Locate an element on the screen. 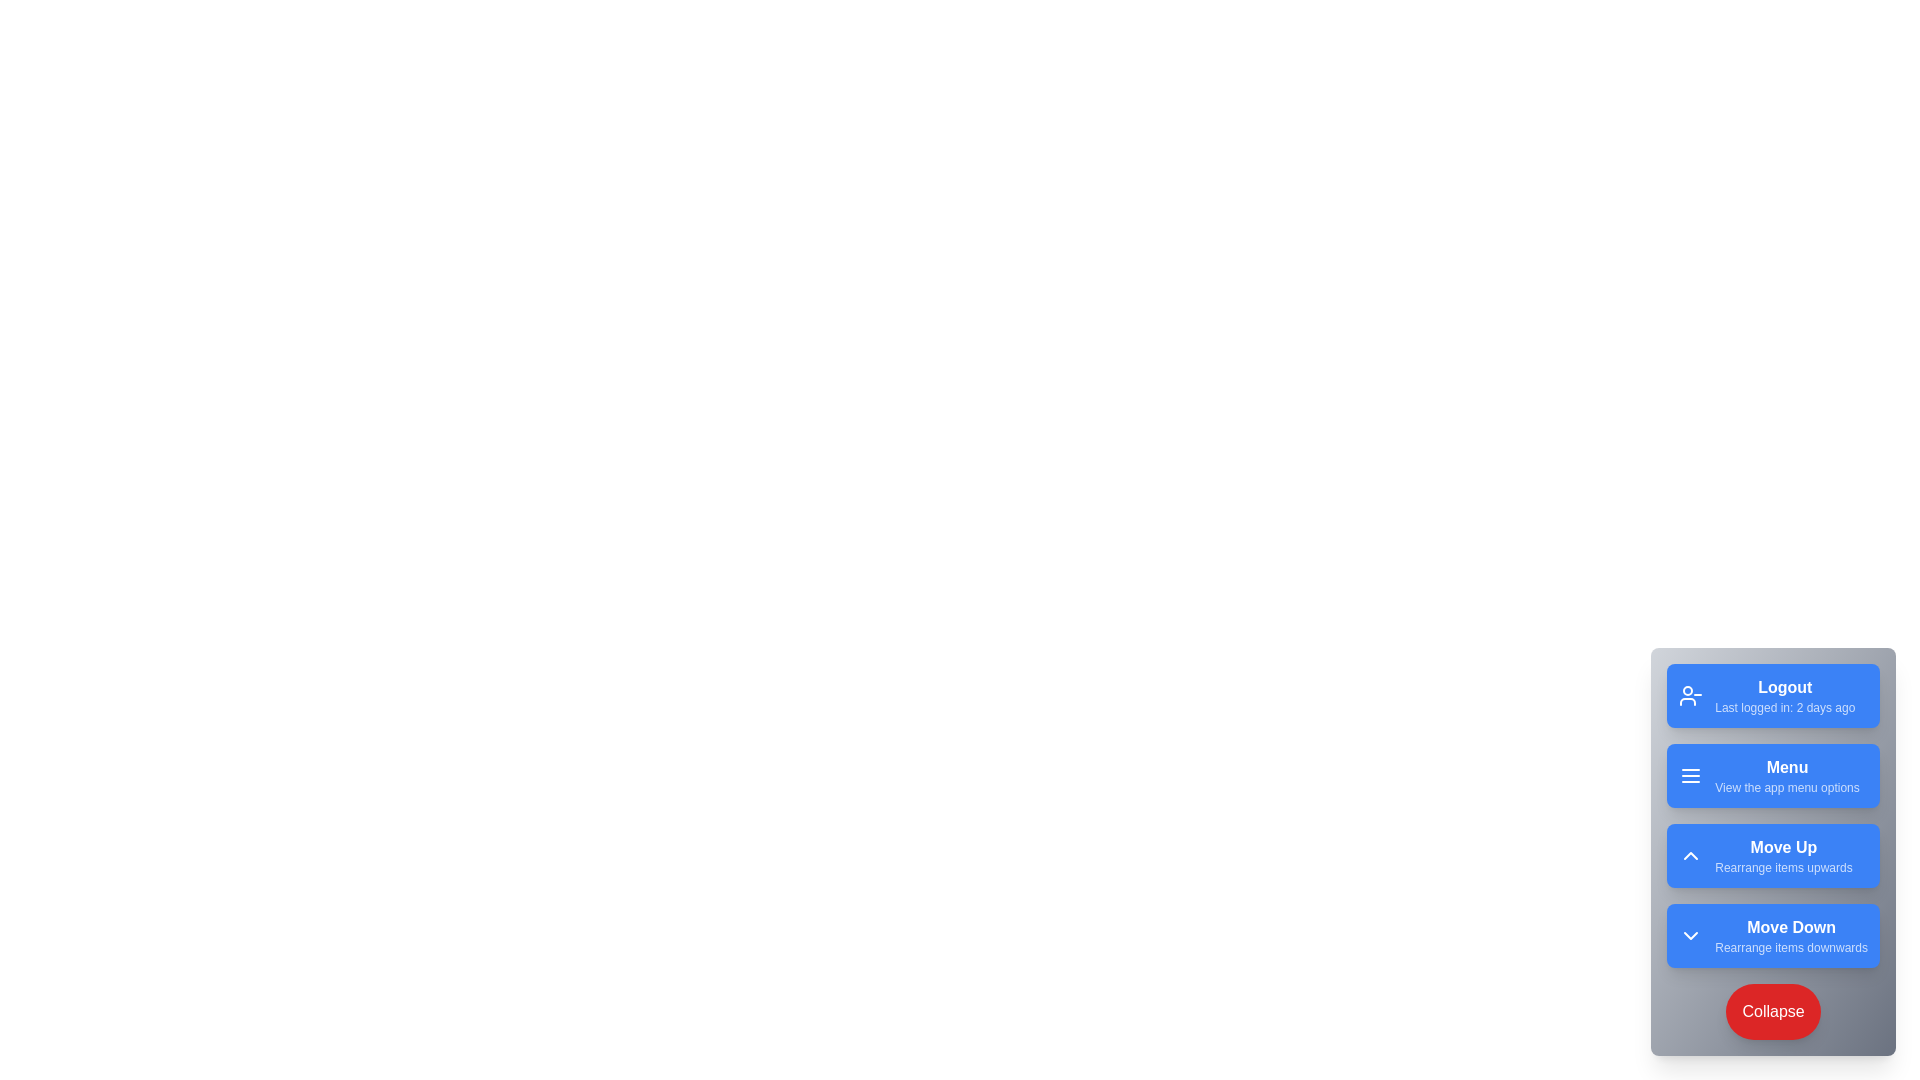 This screenshot has height=1080, width=1920. the Icon (Chevron Down) located to the left of the 'Move Down' button, which is above the text 'Rearrange items downwards.' is located at coordinates (1690, 936).